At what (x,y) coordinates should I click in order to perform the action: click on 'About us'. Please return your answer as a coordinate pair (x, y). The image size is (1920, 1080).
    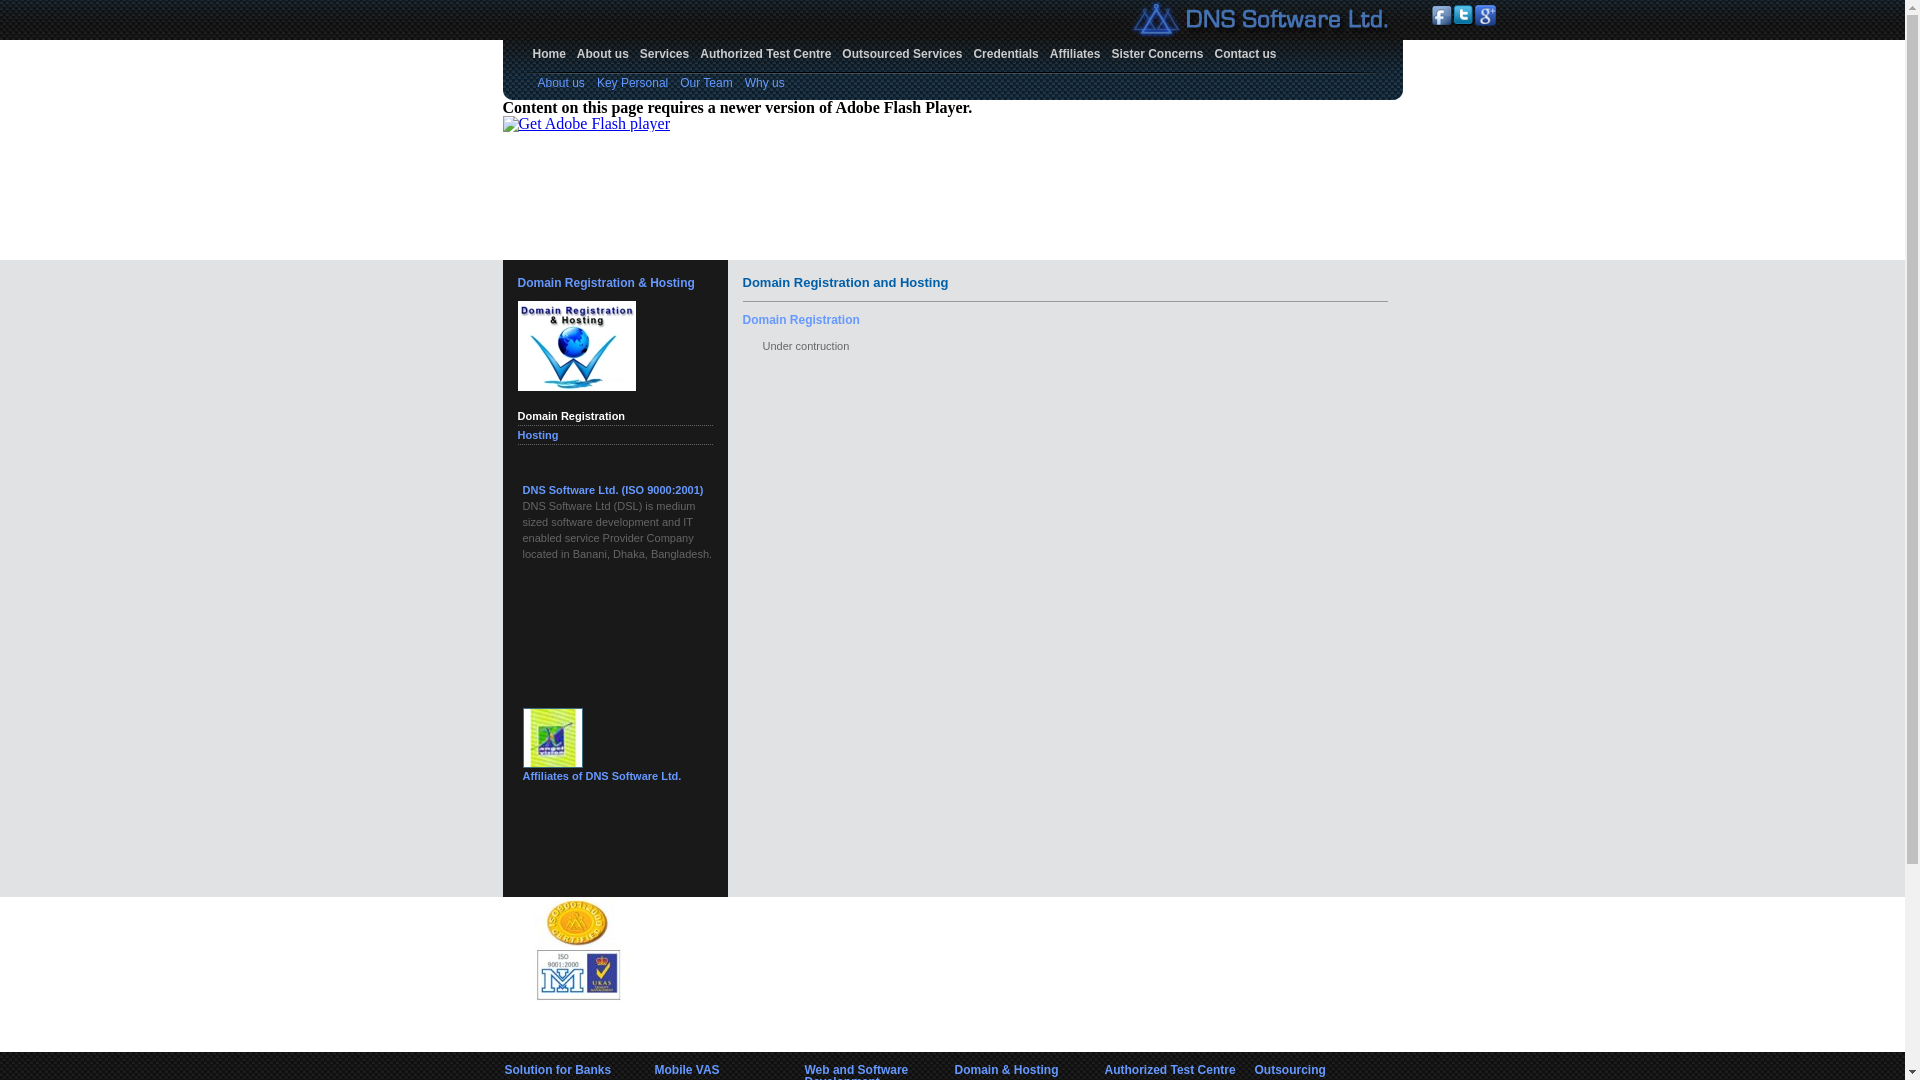
    Looking at the image, I should click on (560, 82).